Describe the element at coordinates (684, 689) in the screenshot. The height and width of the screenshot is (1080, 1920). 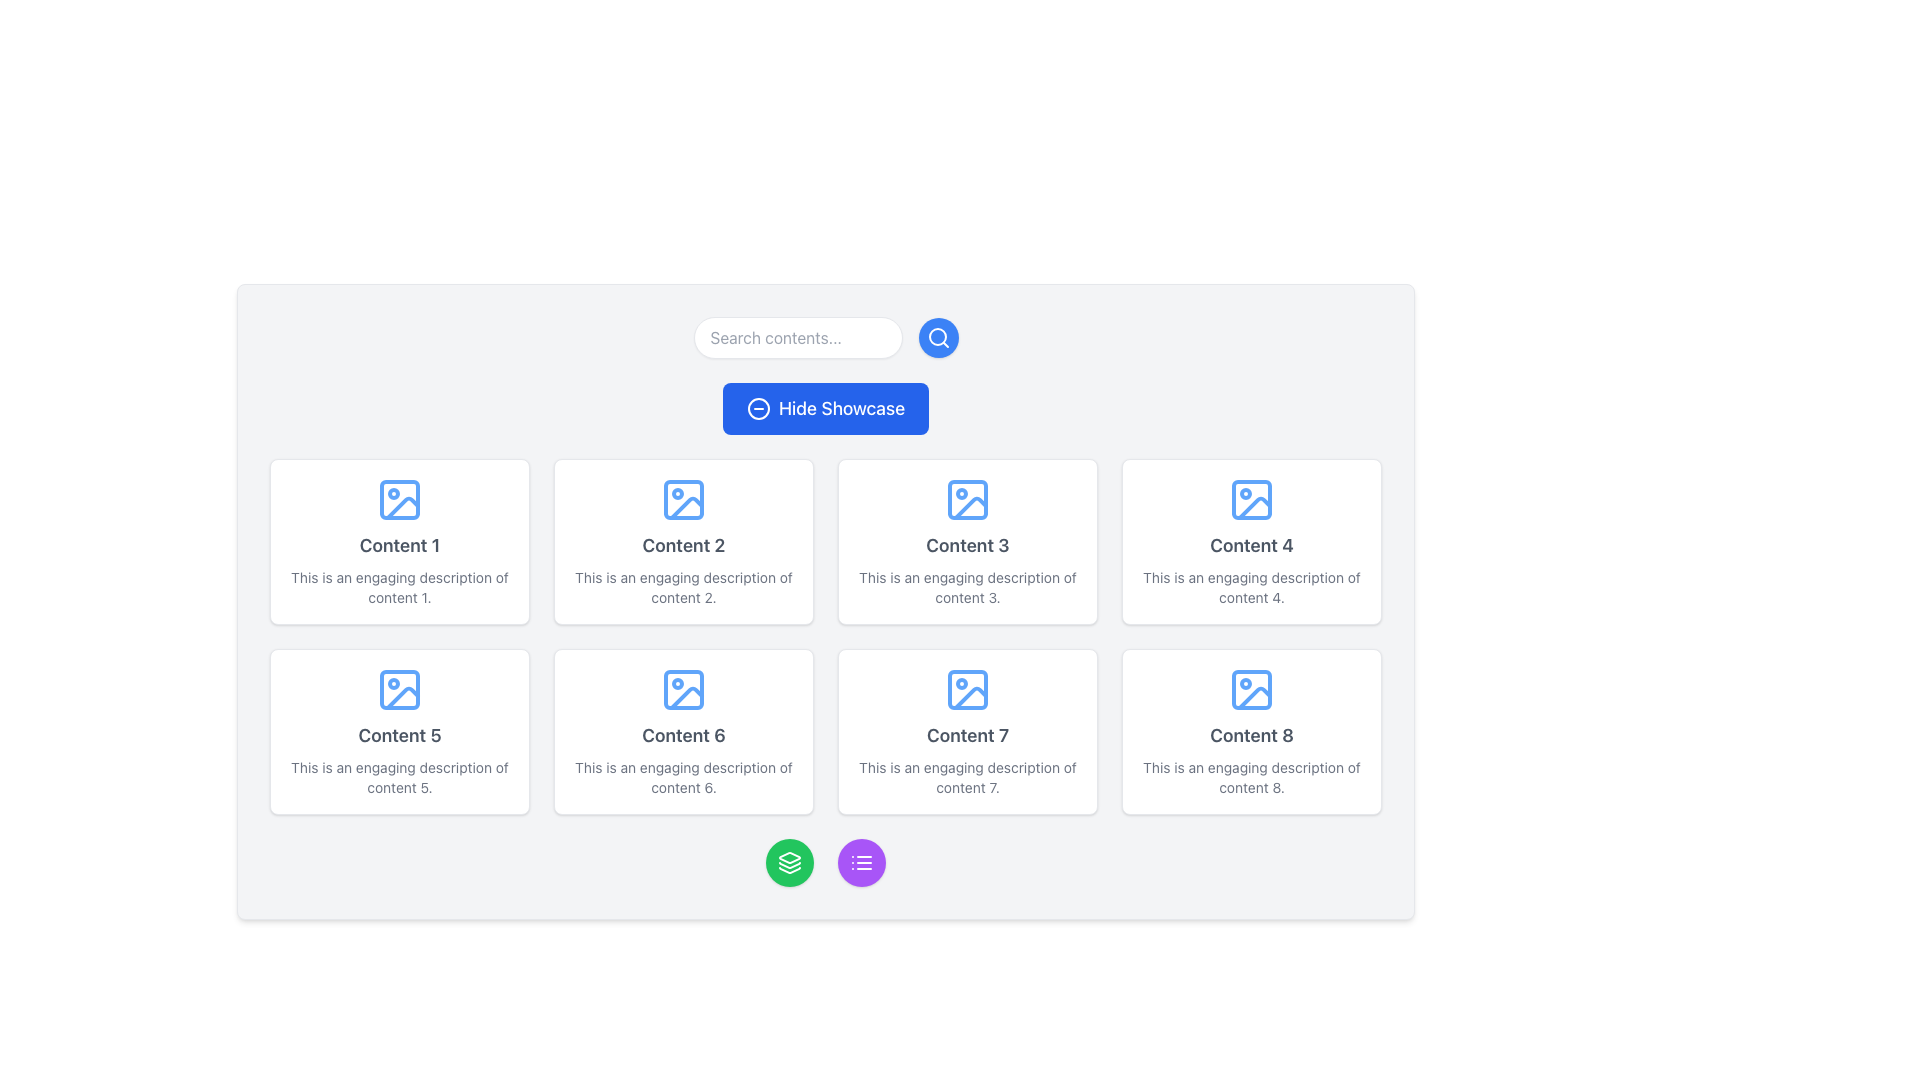
I see `the Decorative rectangle located in the top-left corner of the image icon associated with the 'Content 6' section` at that location.